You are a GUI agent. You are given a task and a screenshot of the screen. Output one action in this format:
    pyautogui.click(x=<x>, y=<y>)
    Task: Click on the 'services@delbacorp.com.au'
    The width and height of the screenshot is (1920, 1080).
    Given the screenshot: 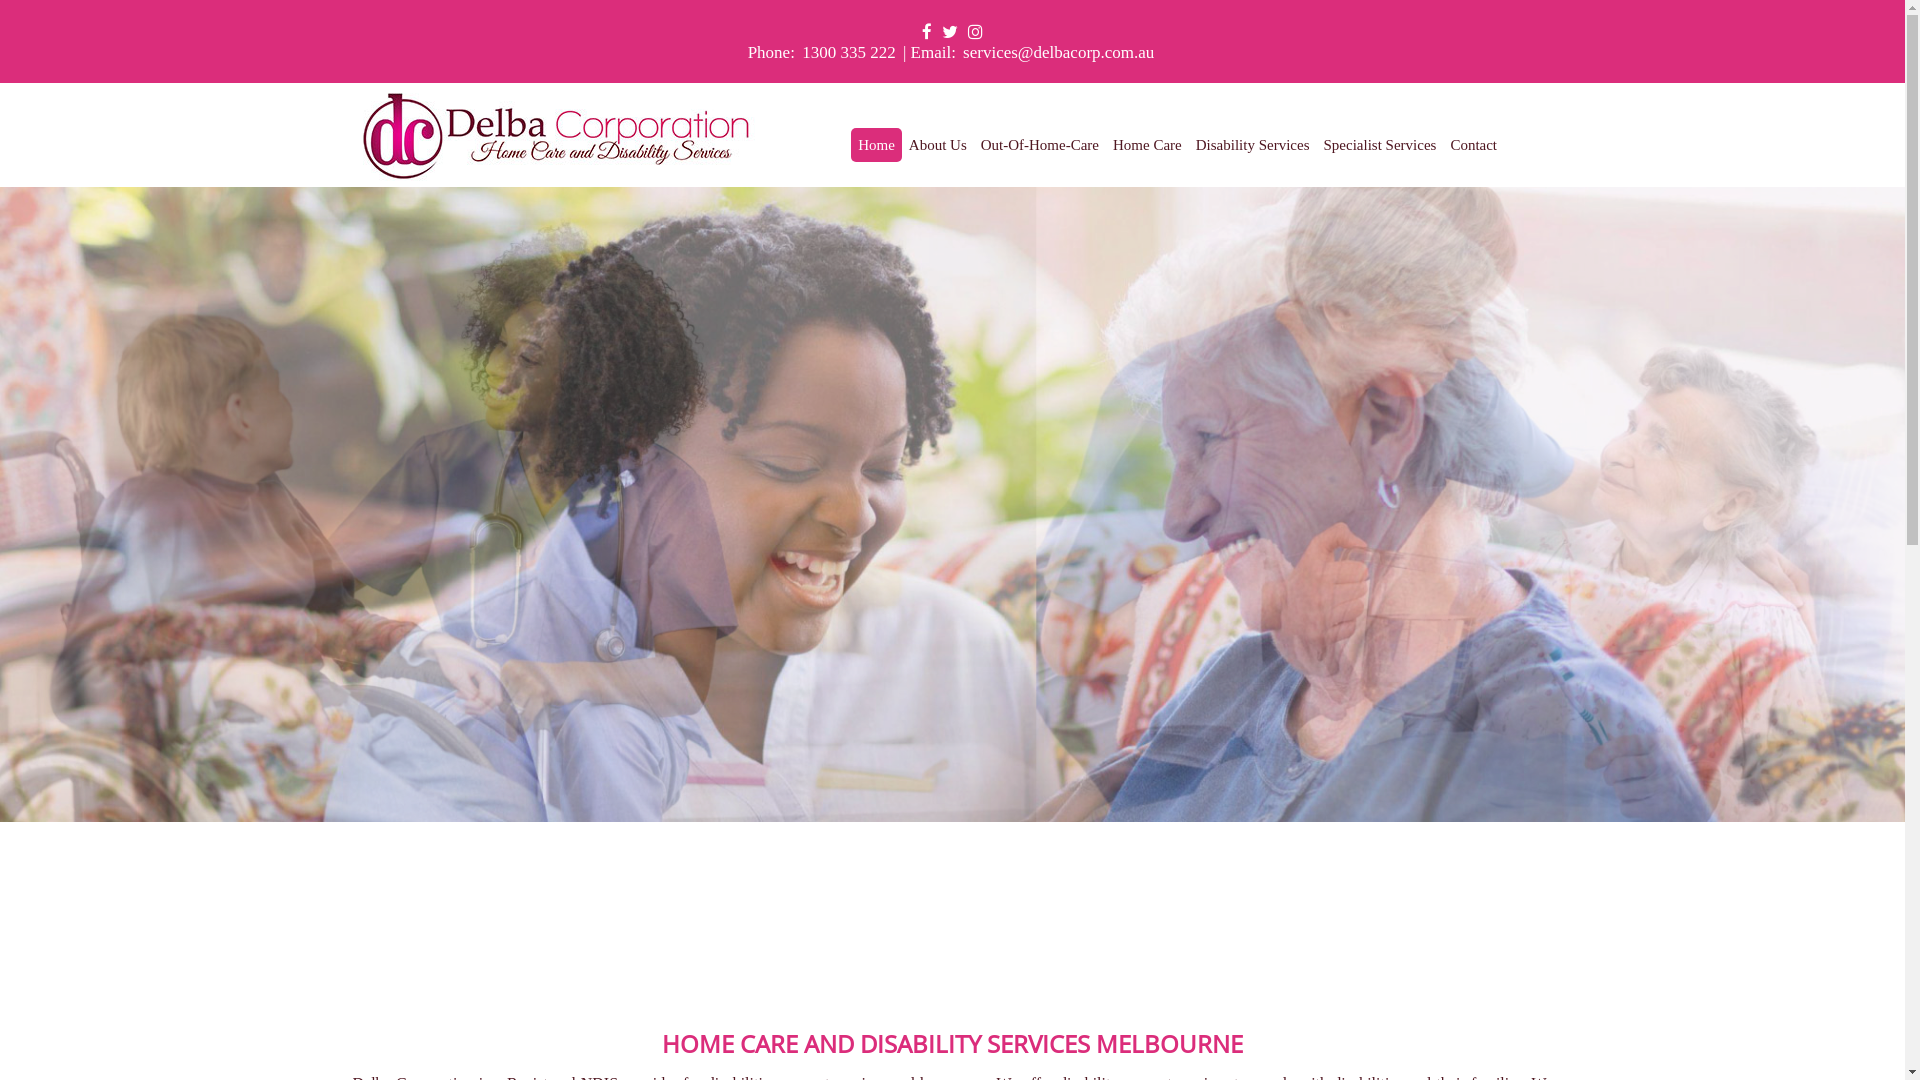 What is the action you would take?
    pyautogui.click(x=960, y=51)
    